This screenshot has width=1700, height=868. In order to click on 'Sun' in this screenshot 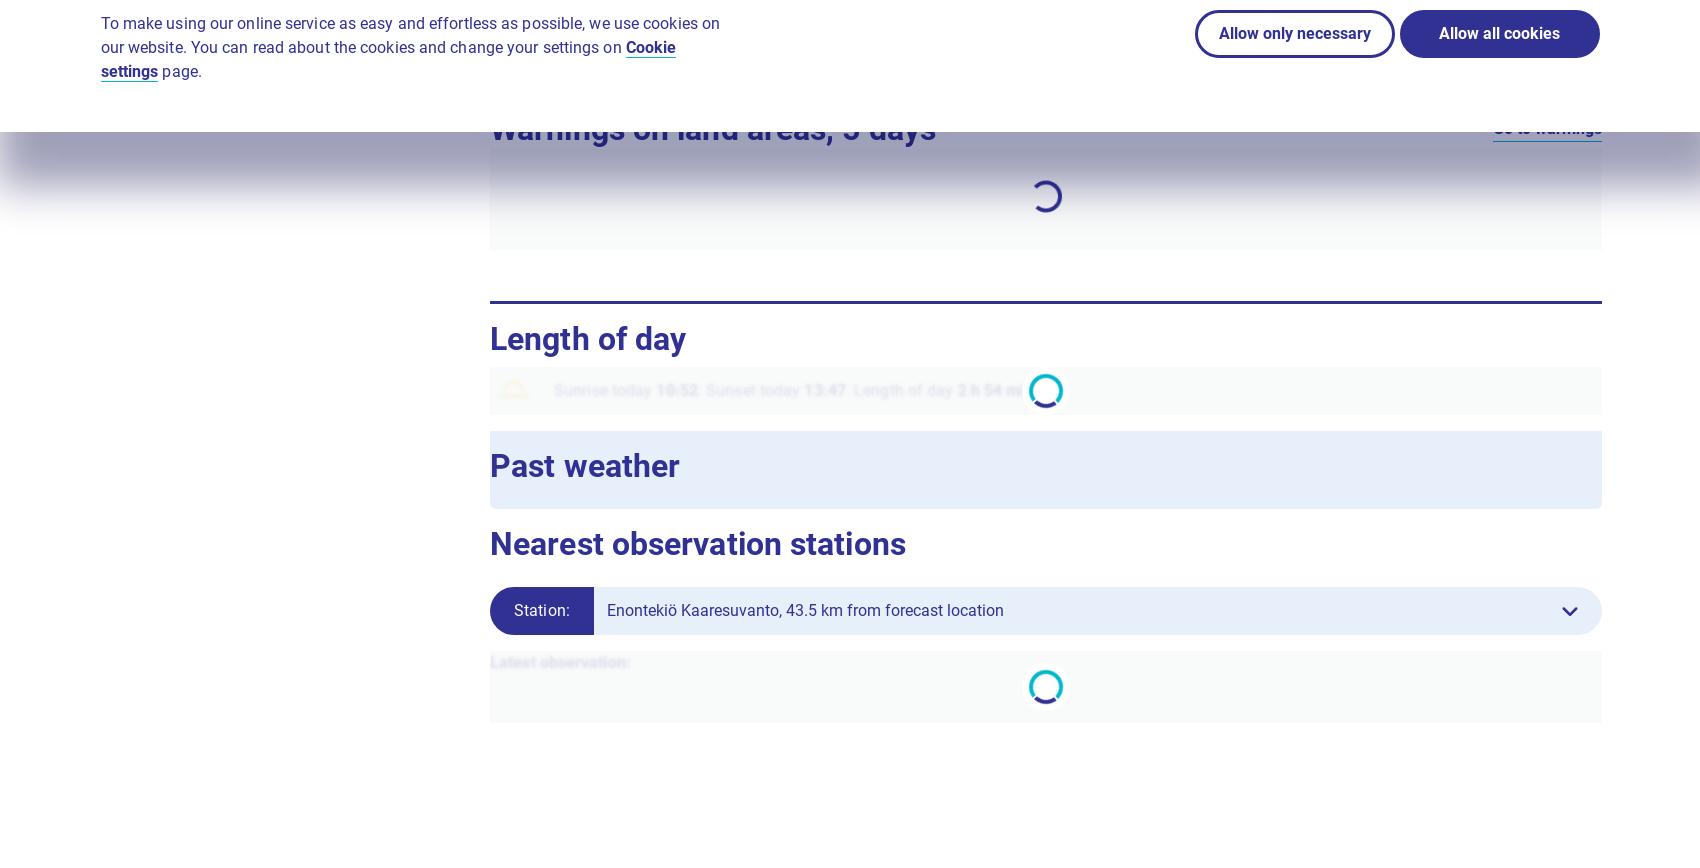, I will do `click(791, 203)`.